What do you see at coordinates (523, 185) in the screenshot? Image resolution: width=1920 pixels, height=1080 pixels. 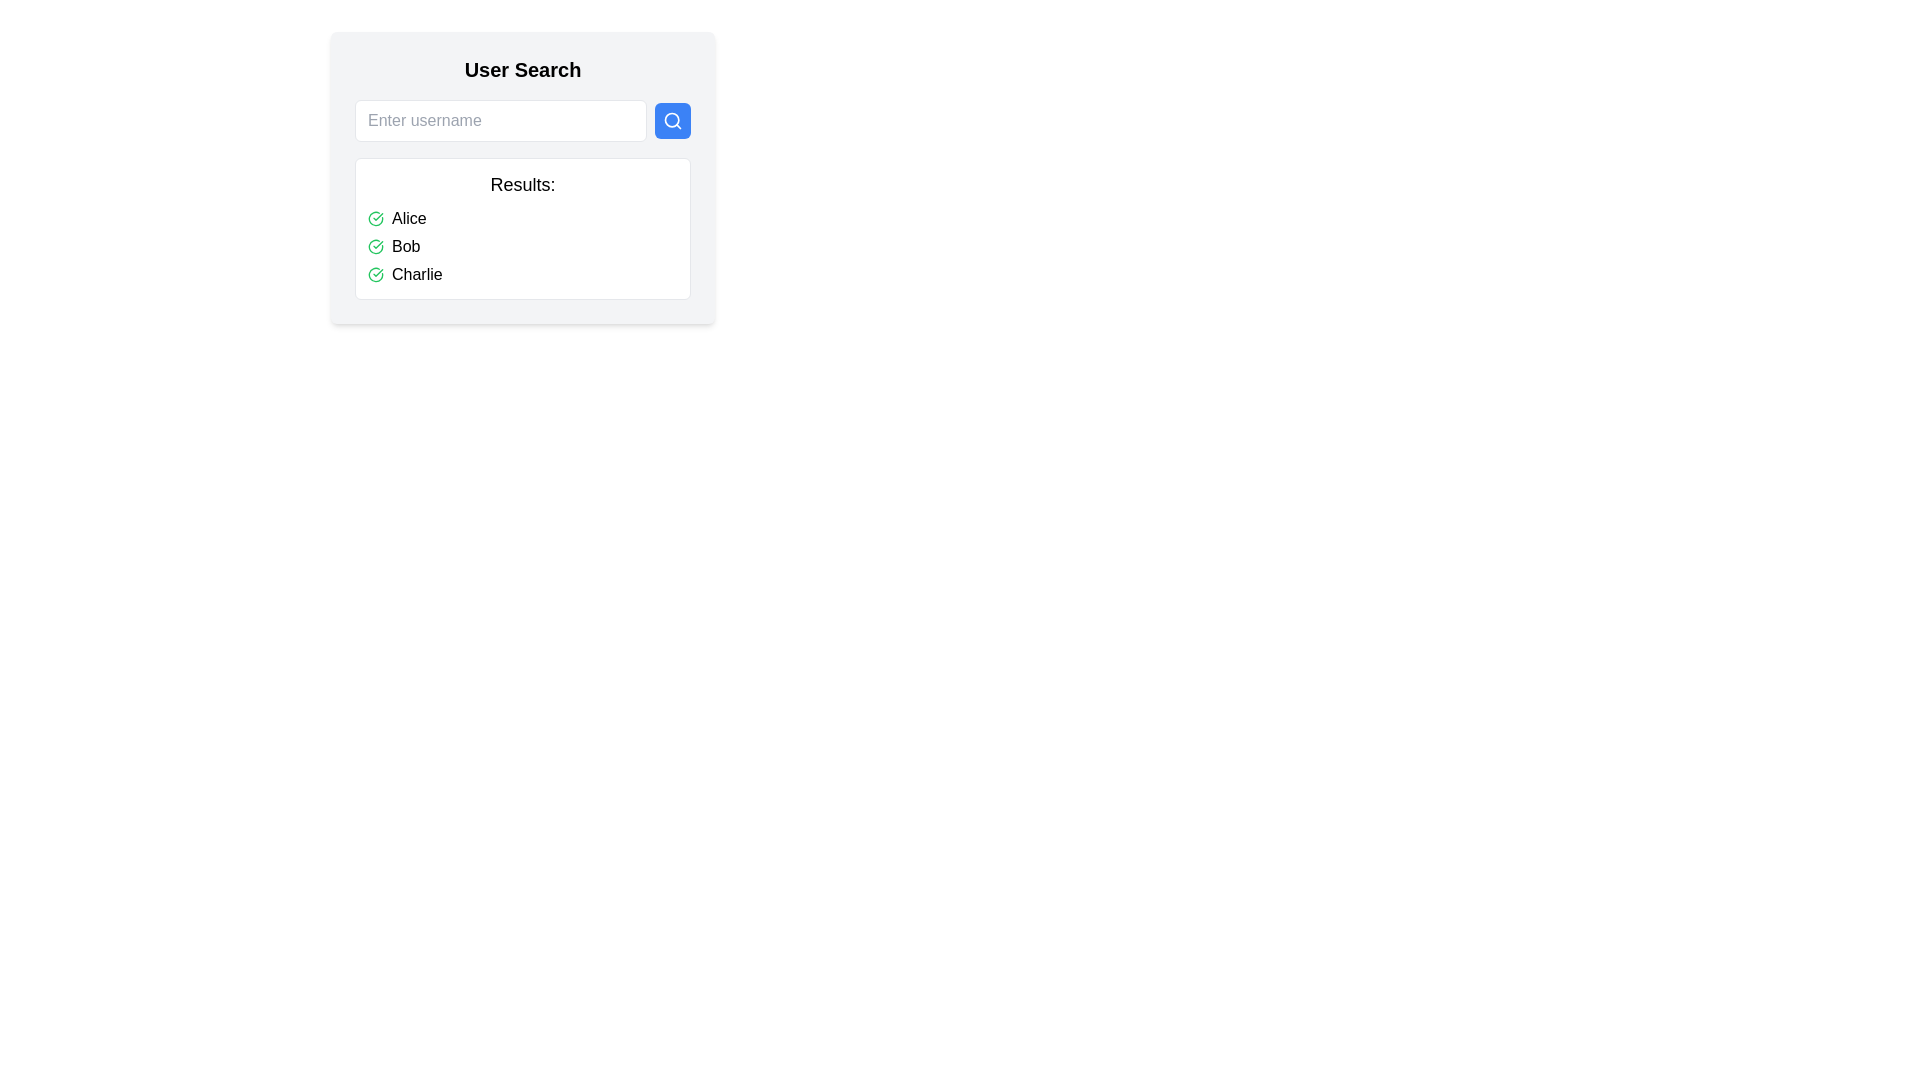 I see `the text label 'Results:' which is positioned at the top of a white box that lists user results, just below the 'User Search' header` at bounding box center [523, 185].